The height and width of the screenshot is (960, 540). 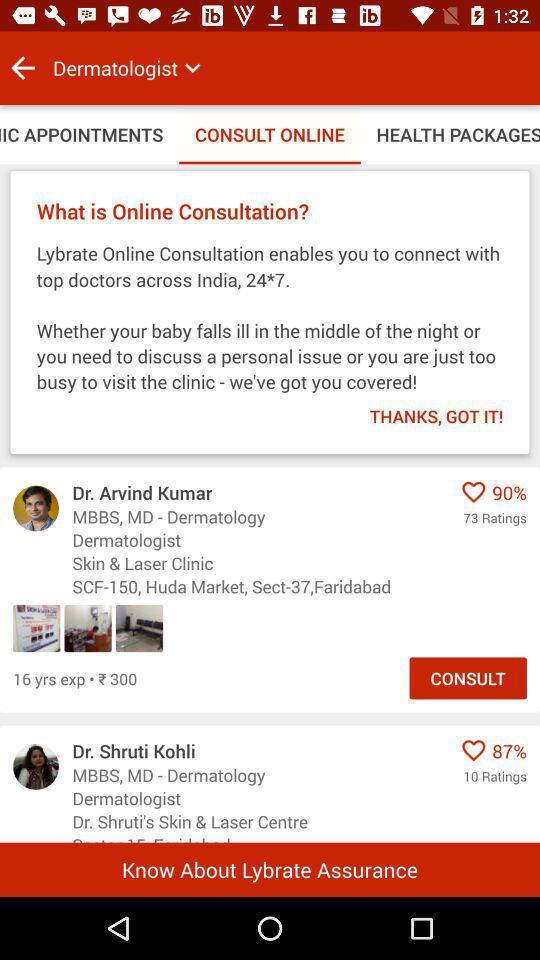 I want to click on the icon below the sector 15, faridabad icon, so click(x=270, y=868).